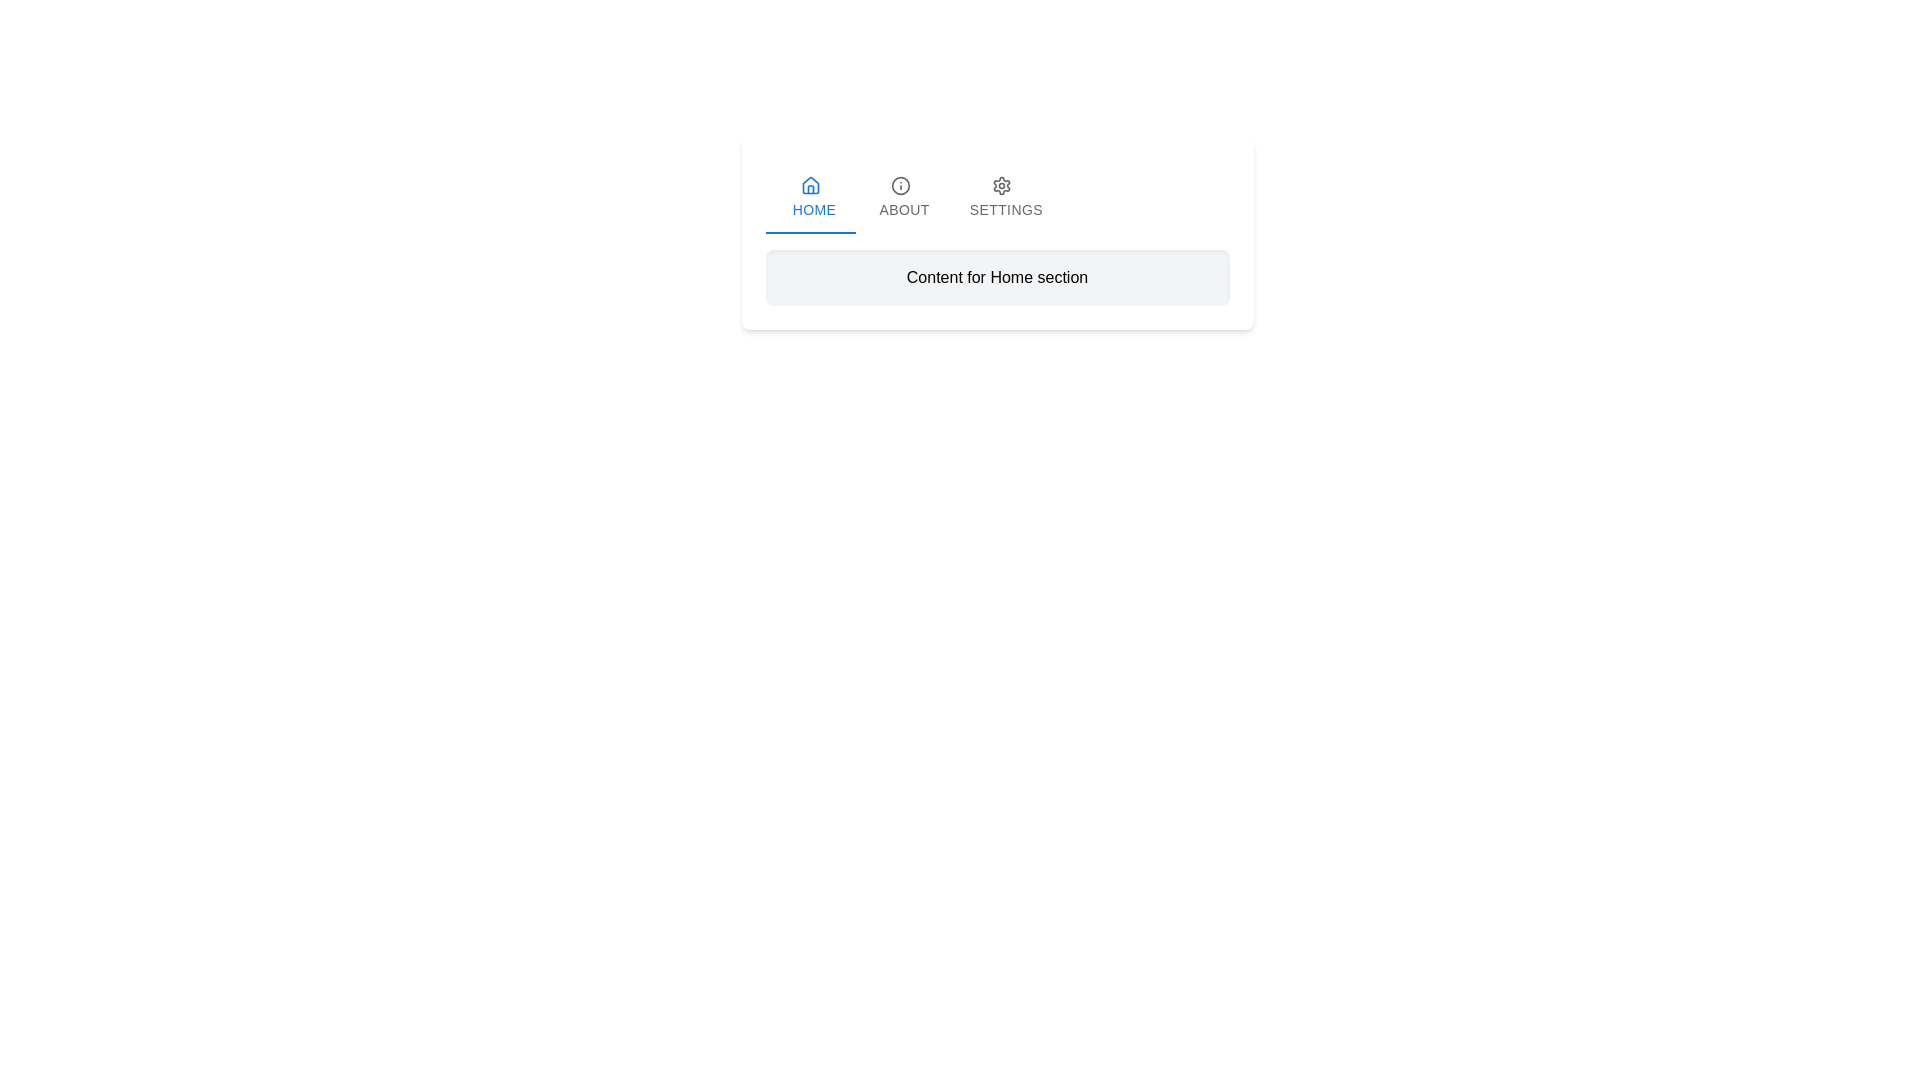 This screenshot has height=1080, width=1920. What do you see at coordinates (810, 231) in the screenshot?
I see `the indicator bar that highlights the currently active 'Home' tab in the navigation bar at the top of the page` at bounding box center [810, 231].